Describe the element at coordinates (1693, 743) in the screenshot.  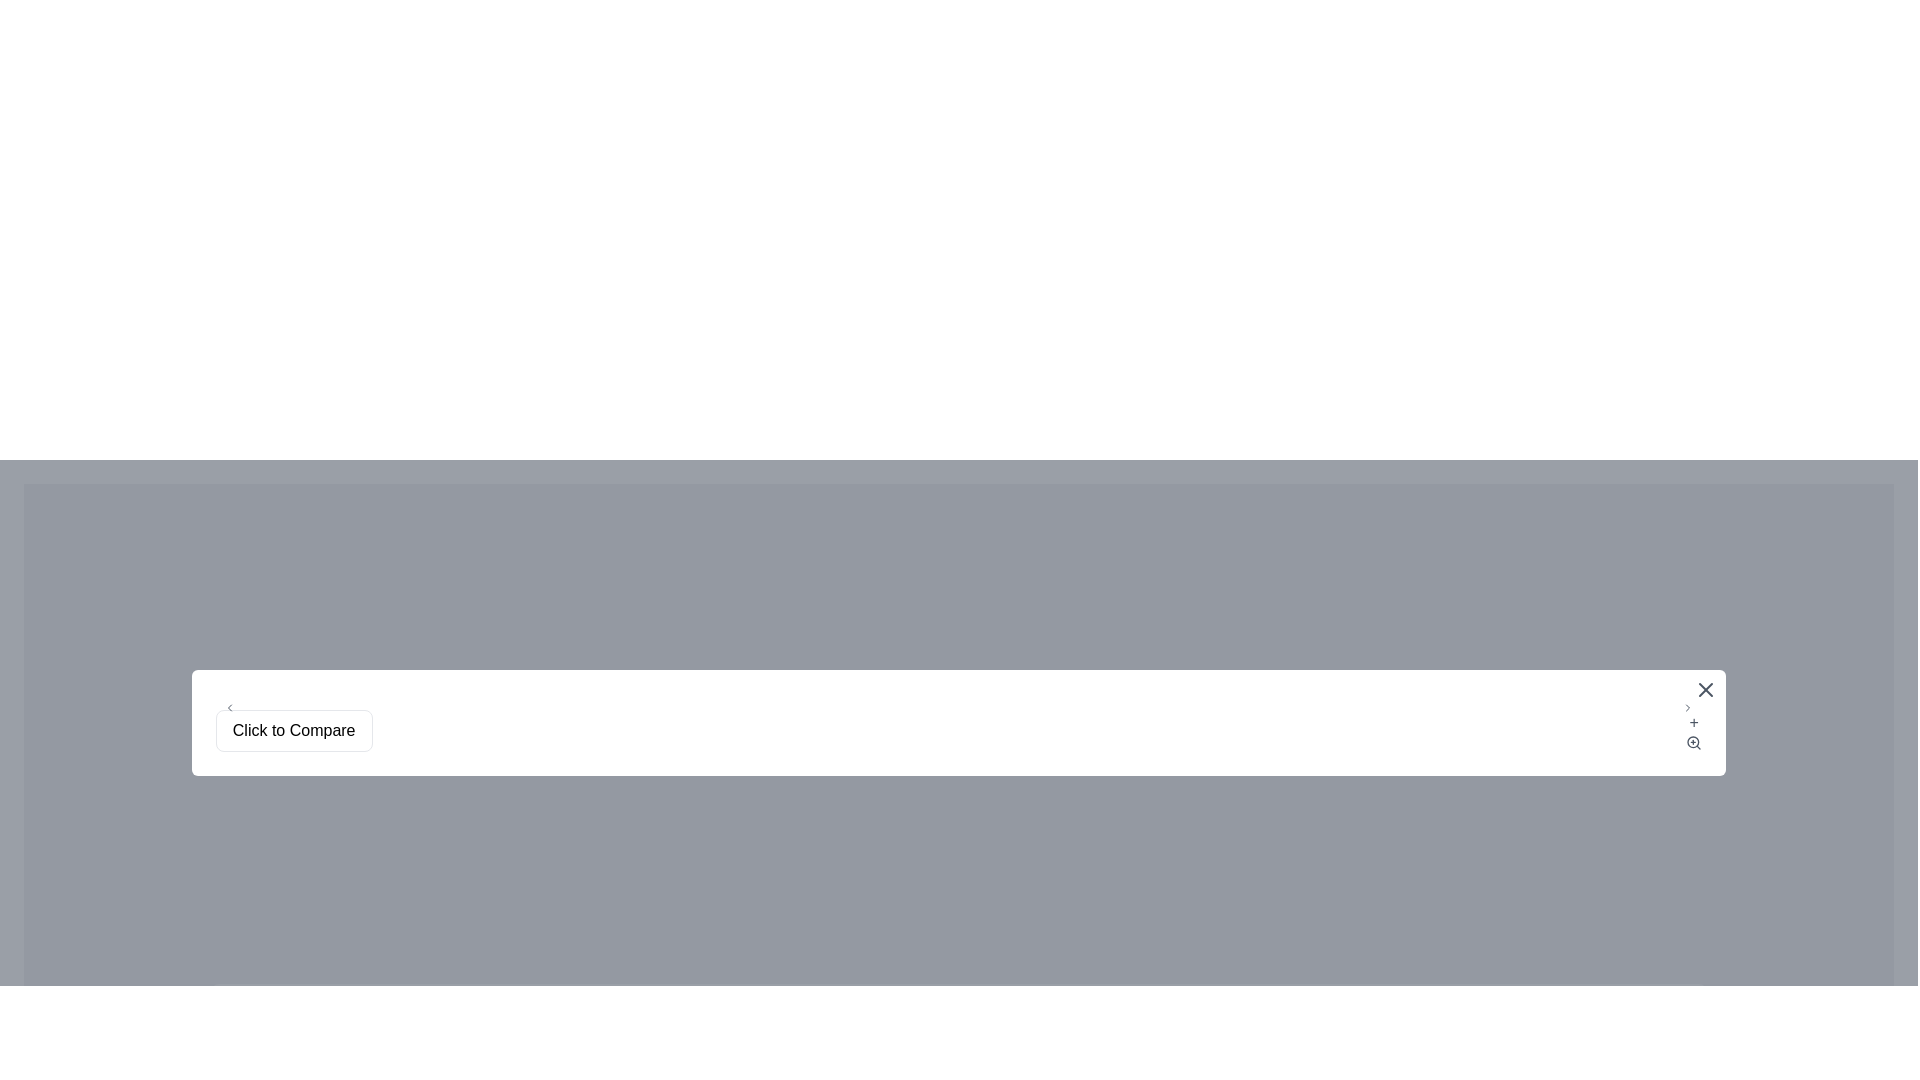
I see `the zoom-in button located at the bottom right corner of the modal, aligned below the '+' icon, to enlarge the view` at that location.